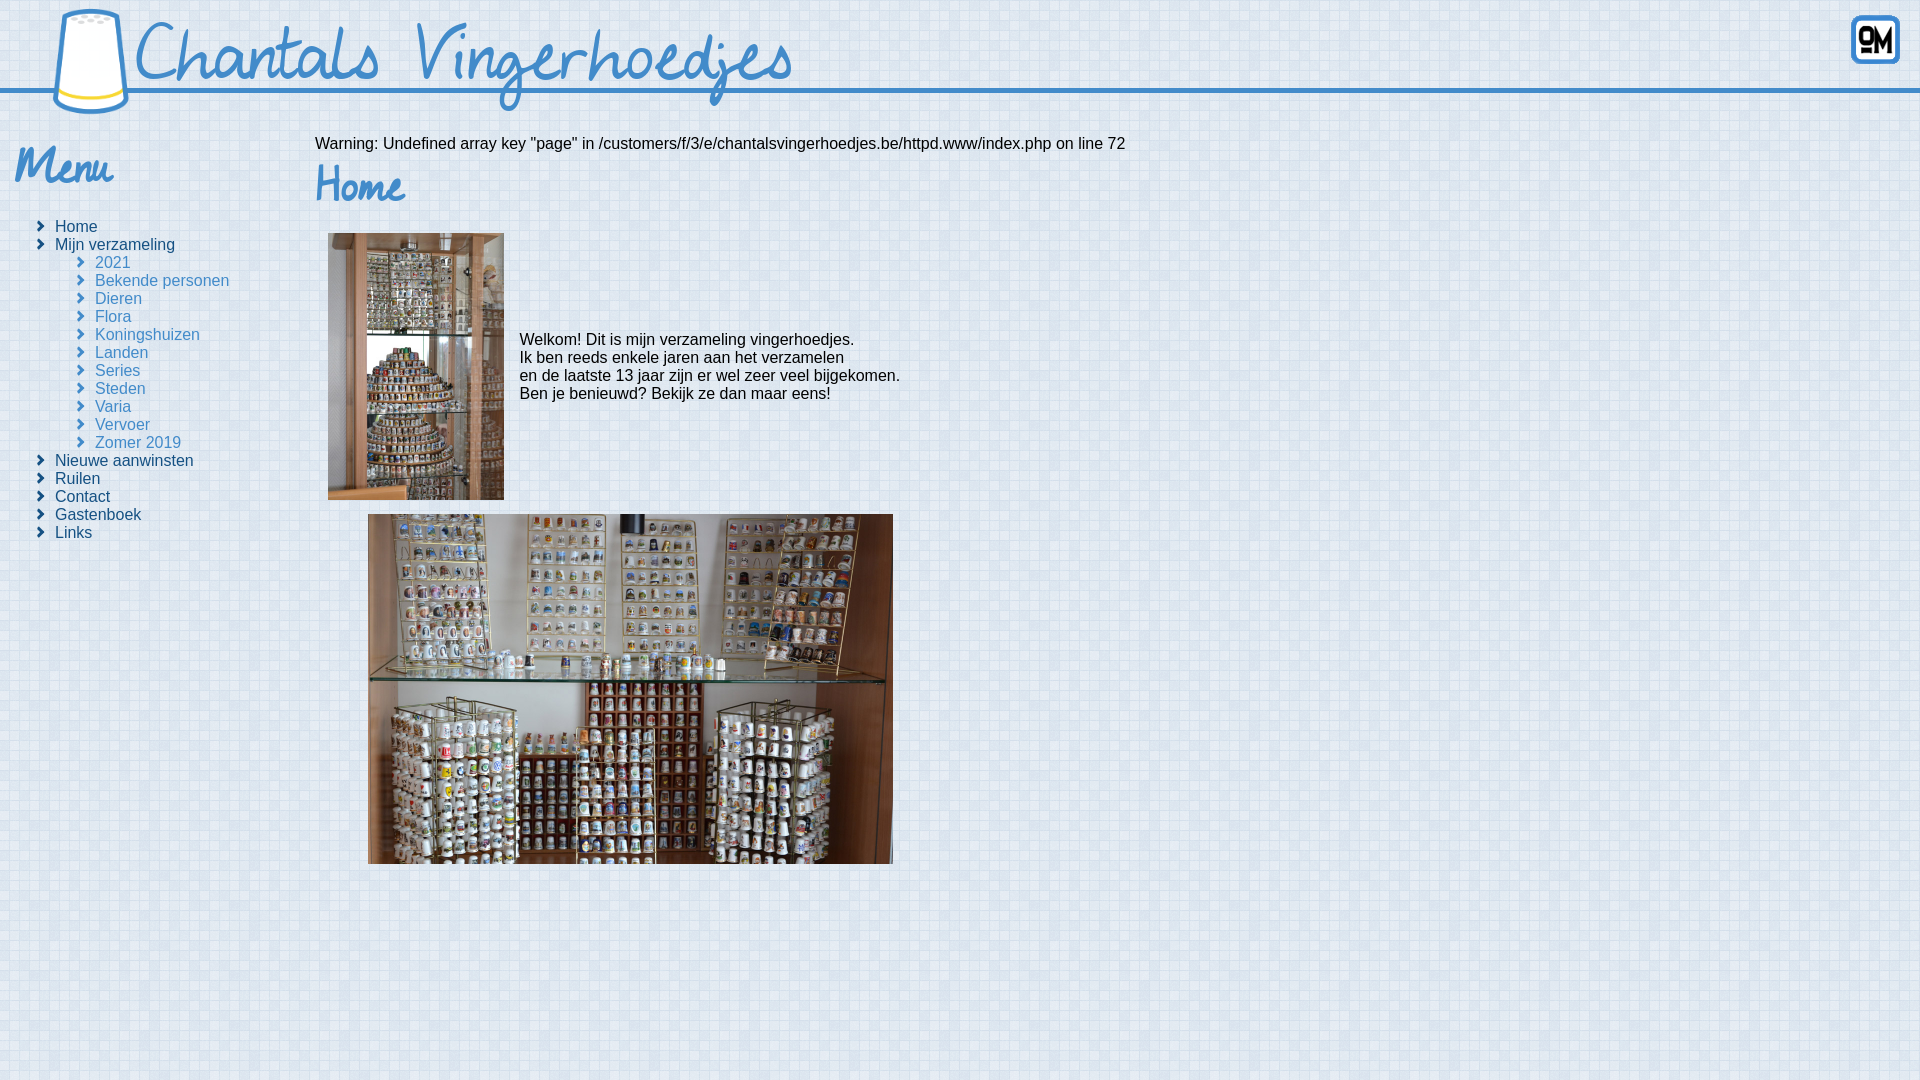 The height and width of the screenshot is (1080, 1920). I want to click on 'Gastenboek', so click(169, 514).